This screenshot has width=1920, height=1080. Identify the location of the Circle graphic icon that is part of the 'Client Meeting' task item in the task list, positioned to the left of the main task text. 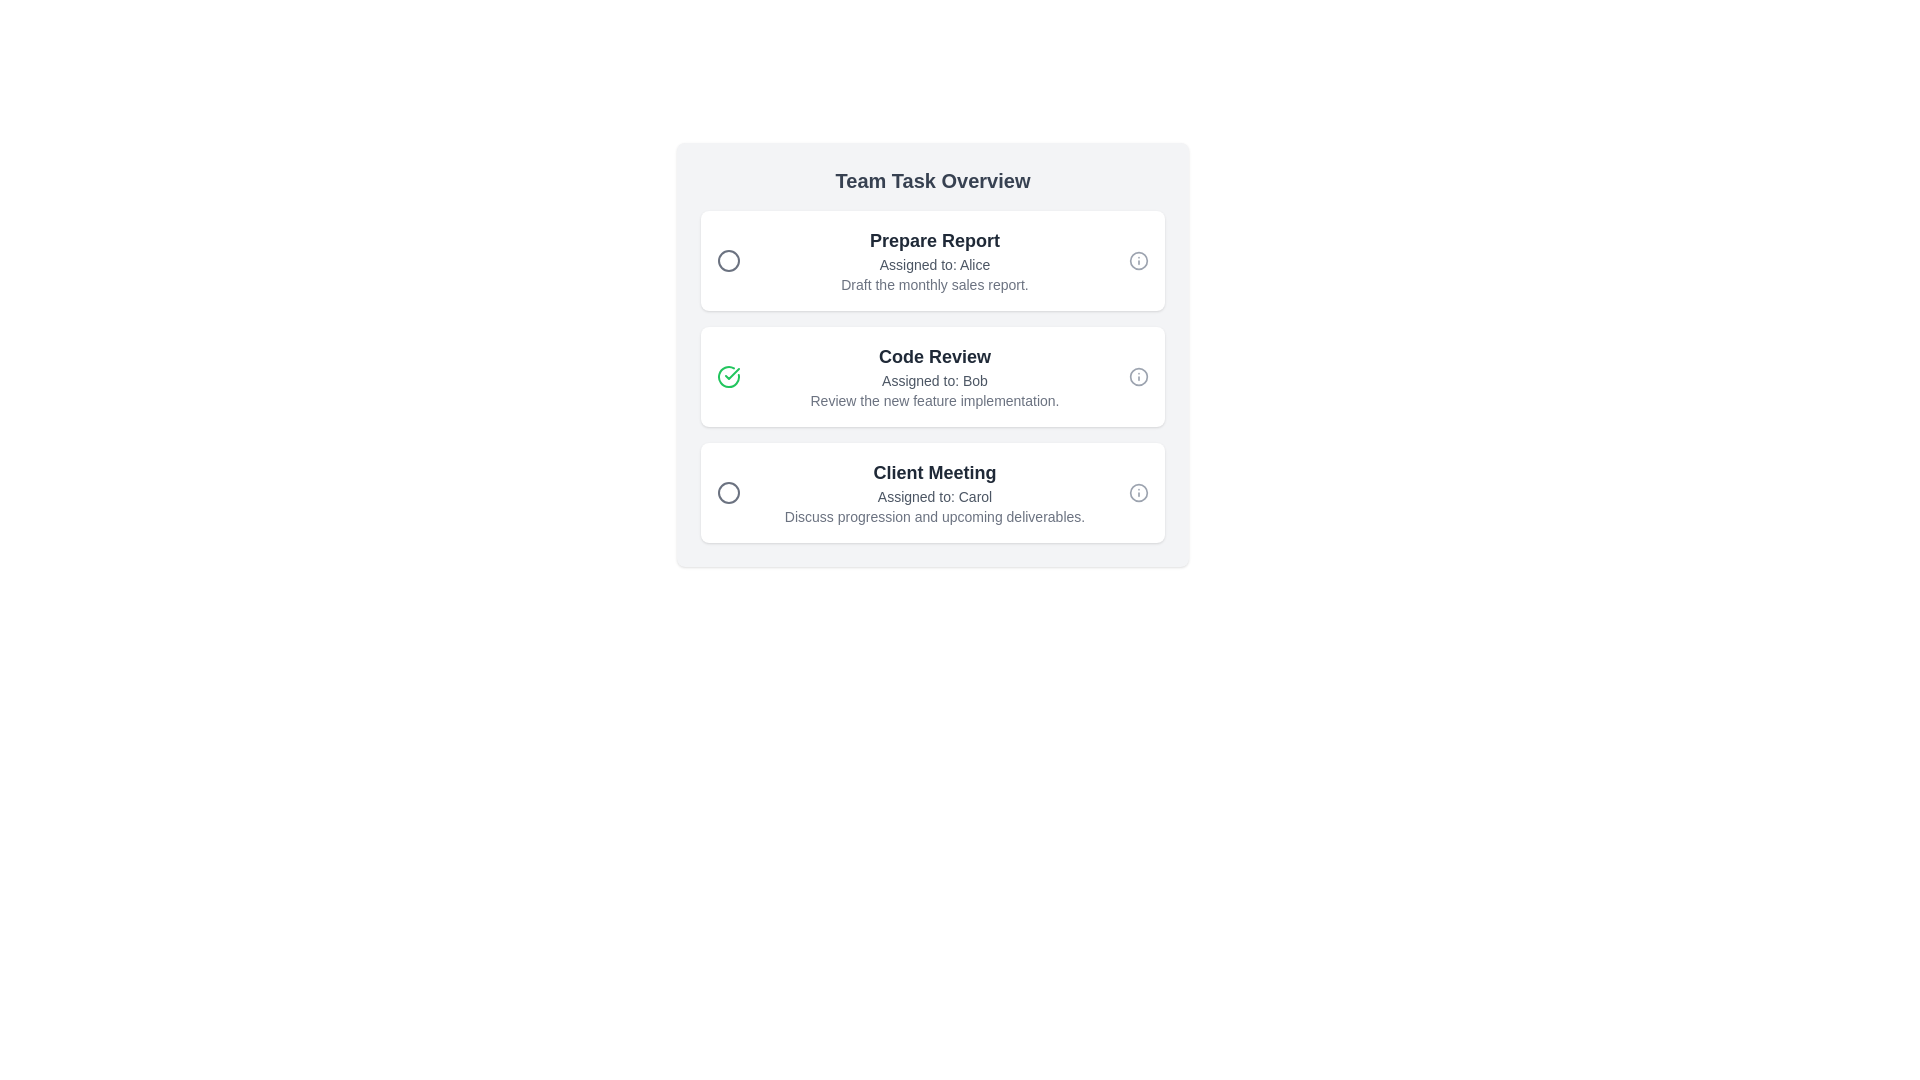
(728, 493).